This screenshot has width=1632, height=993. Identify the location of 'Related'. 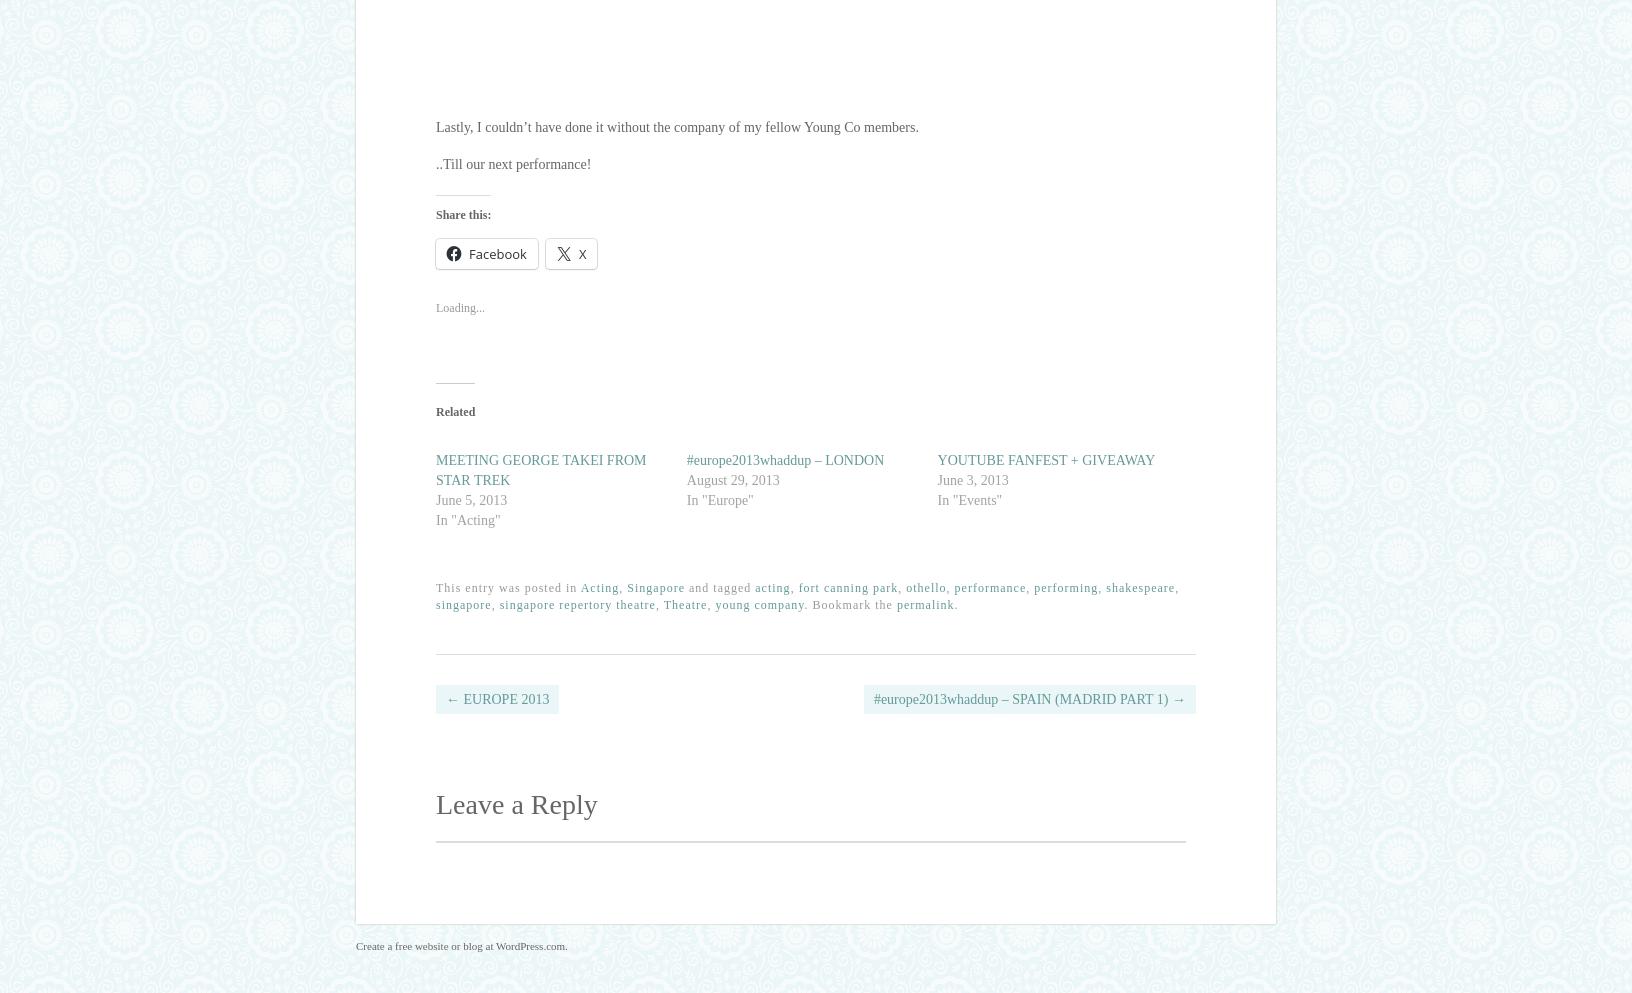
(454, 410).